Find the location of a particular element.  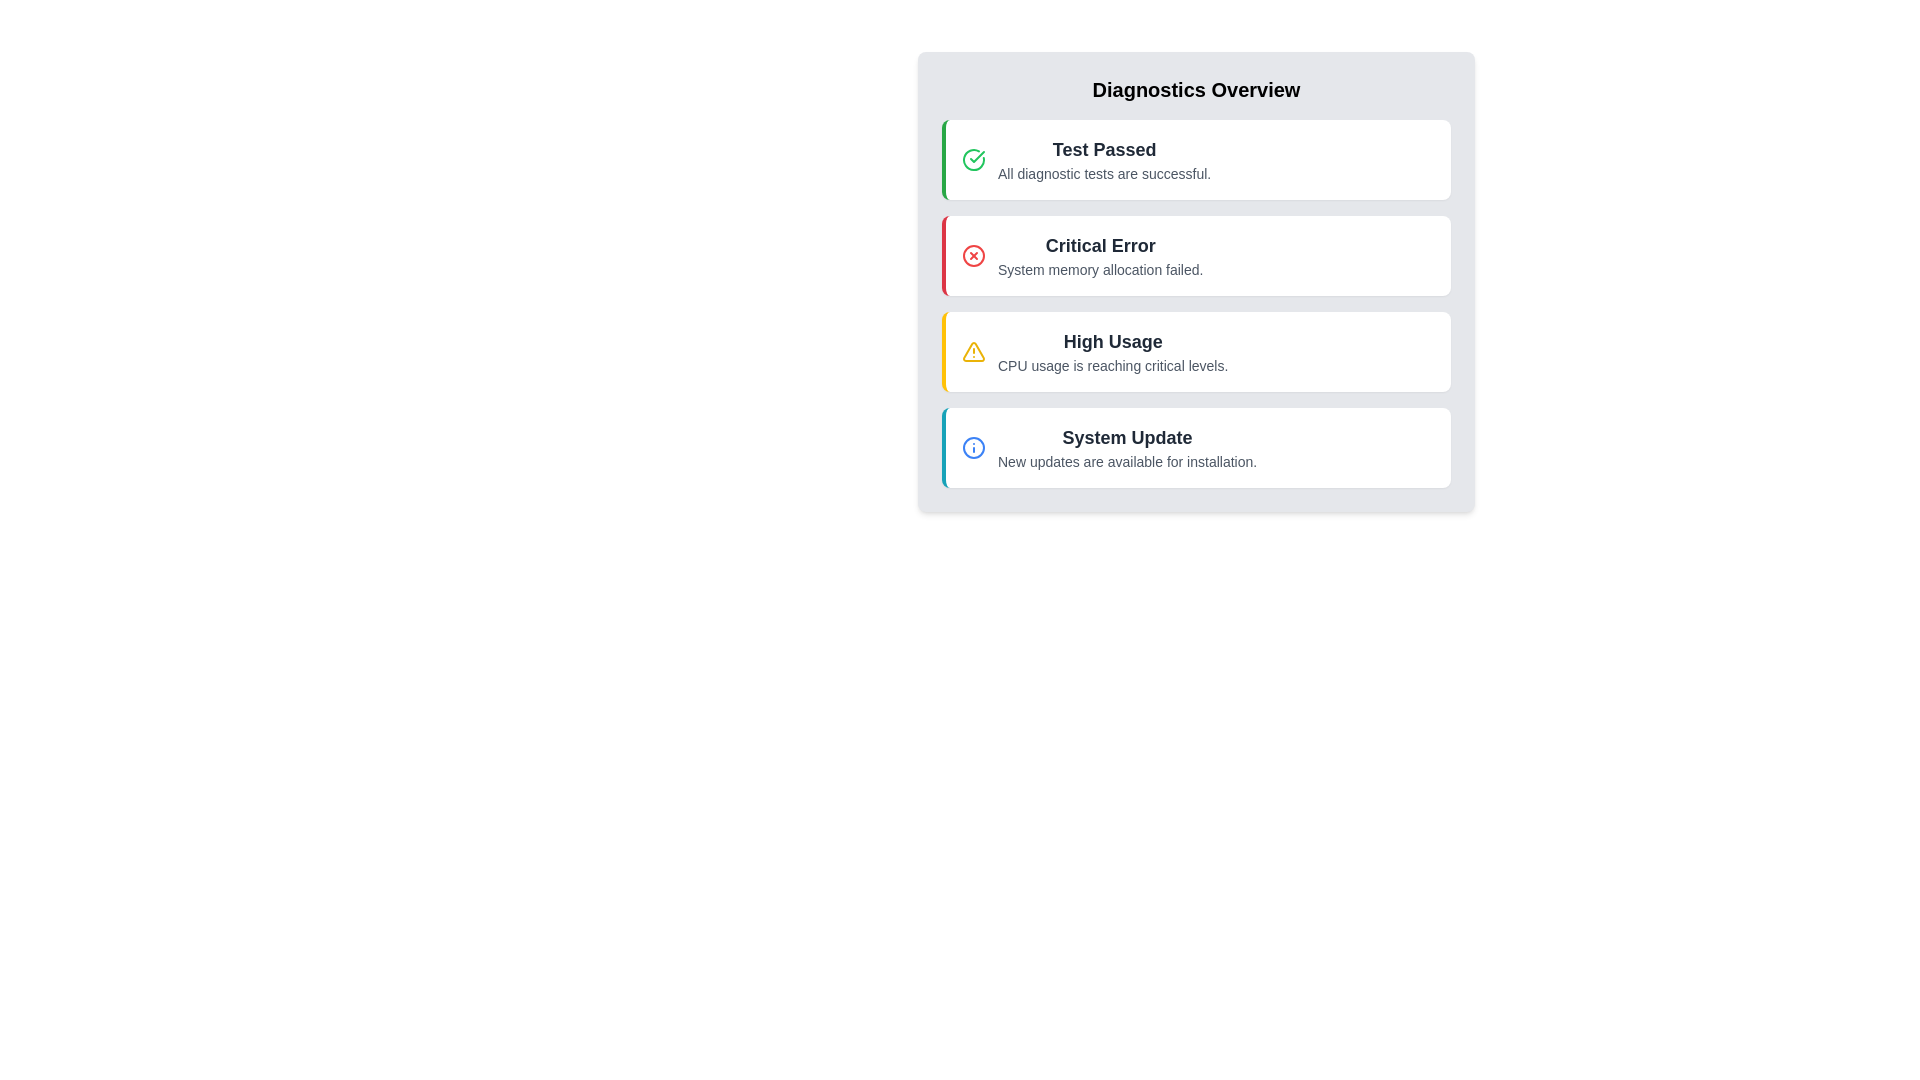

the SVG Circle element, which is visually represented as a circular shape within a blue-colored info icon next to the 'System Update' text is located at coordinates (974, 446).